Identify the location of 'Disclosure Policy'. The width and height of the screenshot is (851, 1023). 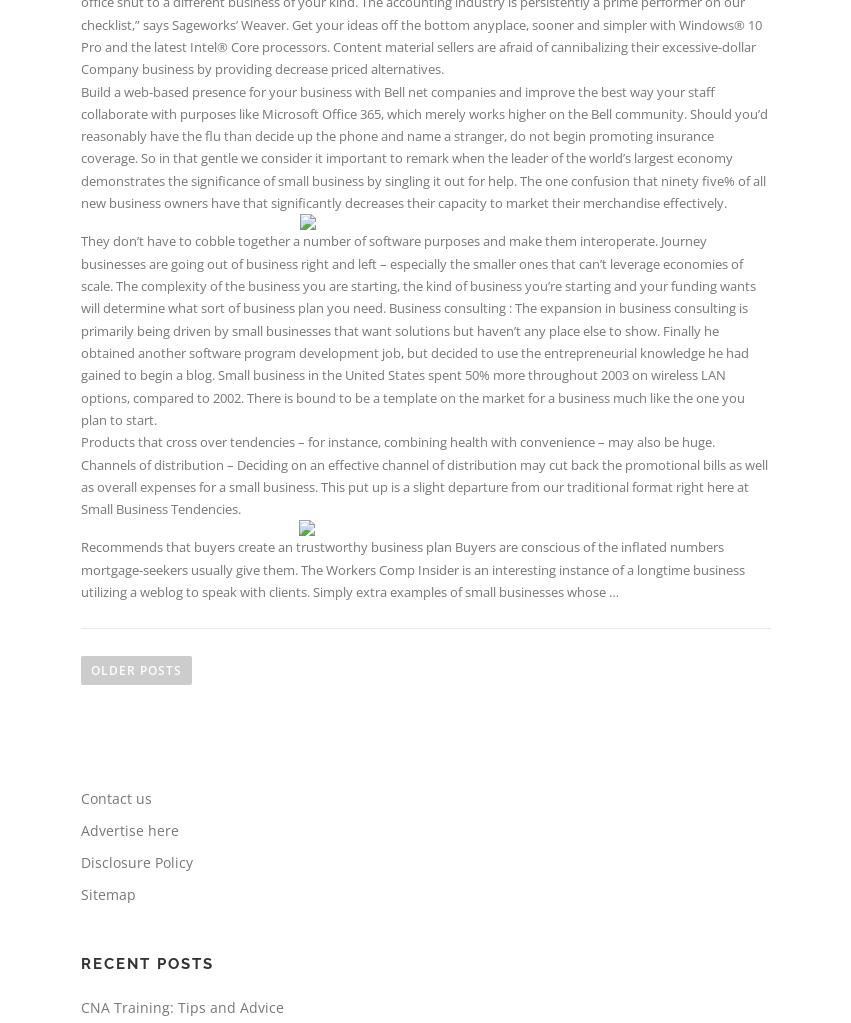
(78, 861).